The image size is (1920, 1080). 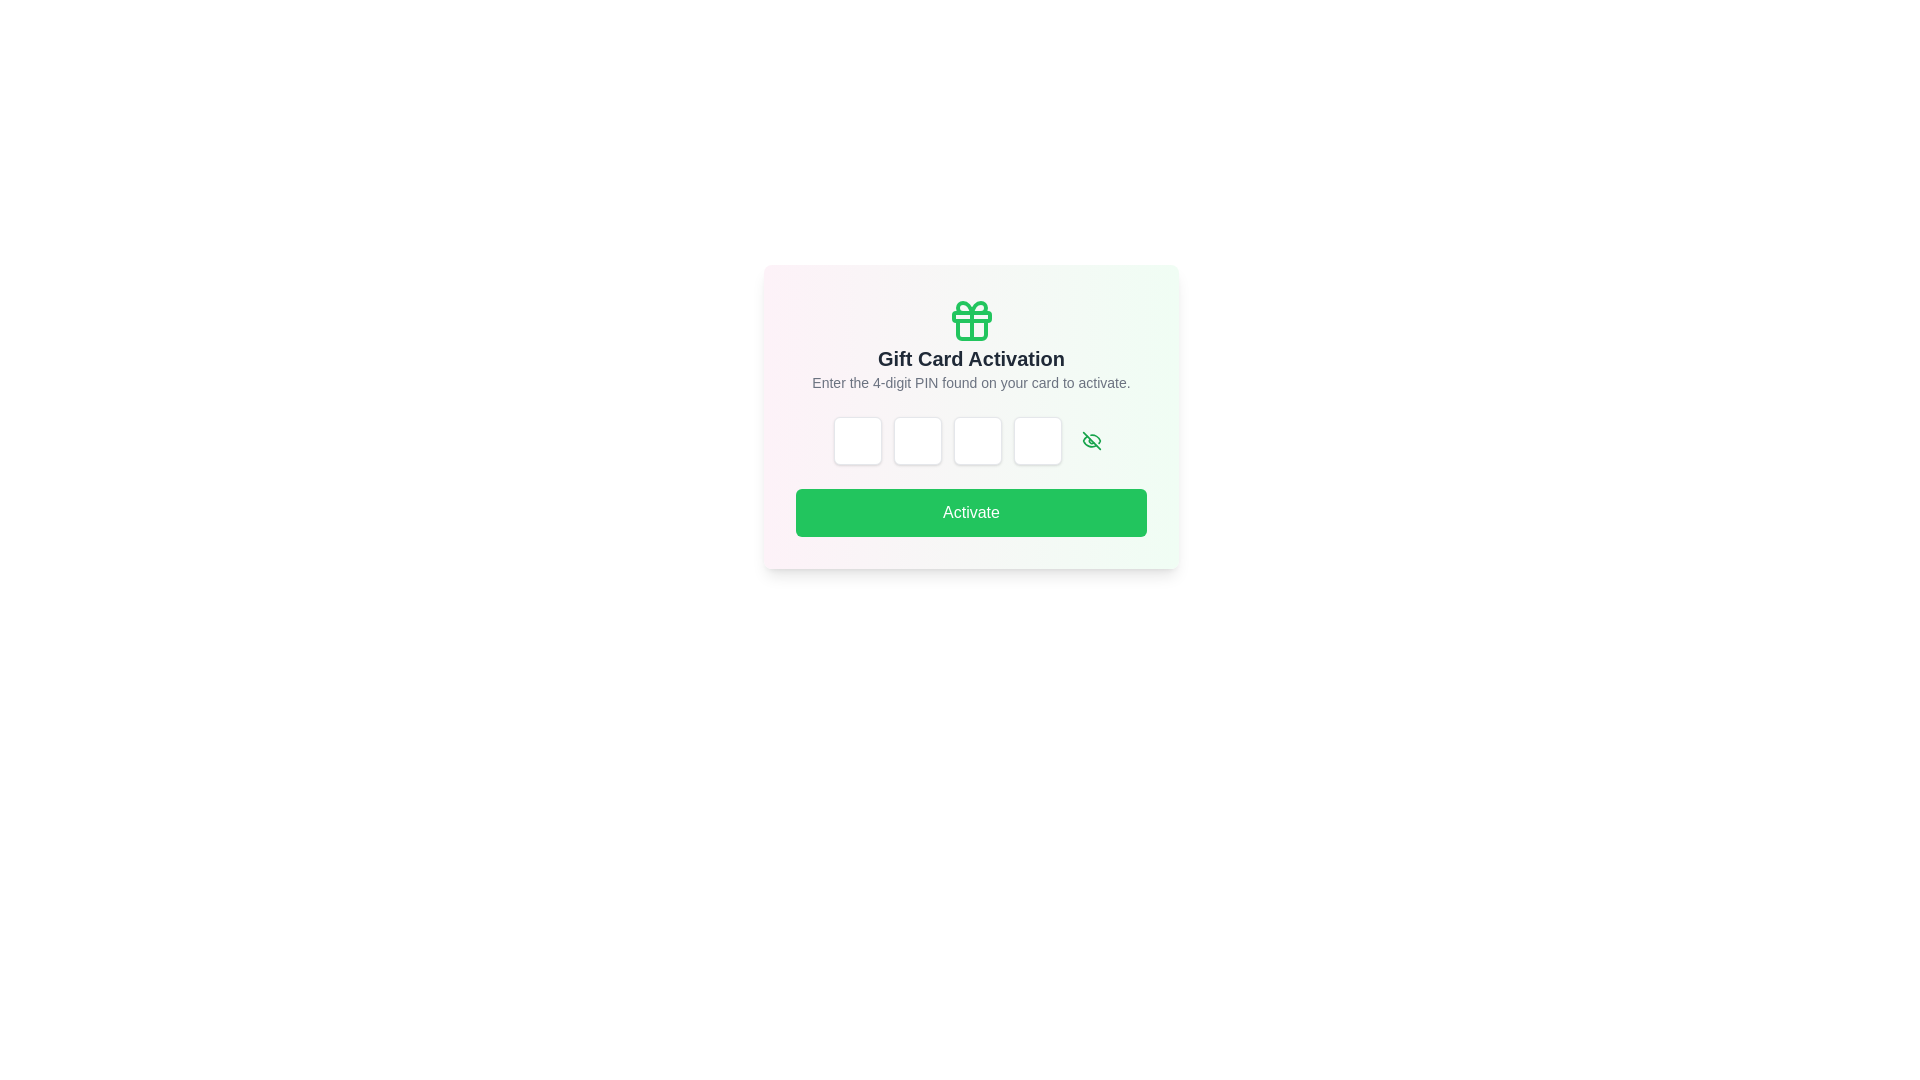 What do you see at coordinates (1037, 439) in the screenshot?
I see `the fourth square input field in a 4-digit PIN entry design` at bounding box center [1037, 439].